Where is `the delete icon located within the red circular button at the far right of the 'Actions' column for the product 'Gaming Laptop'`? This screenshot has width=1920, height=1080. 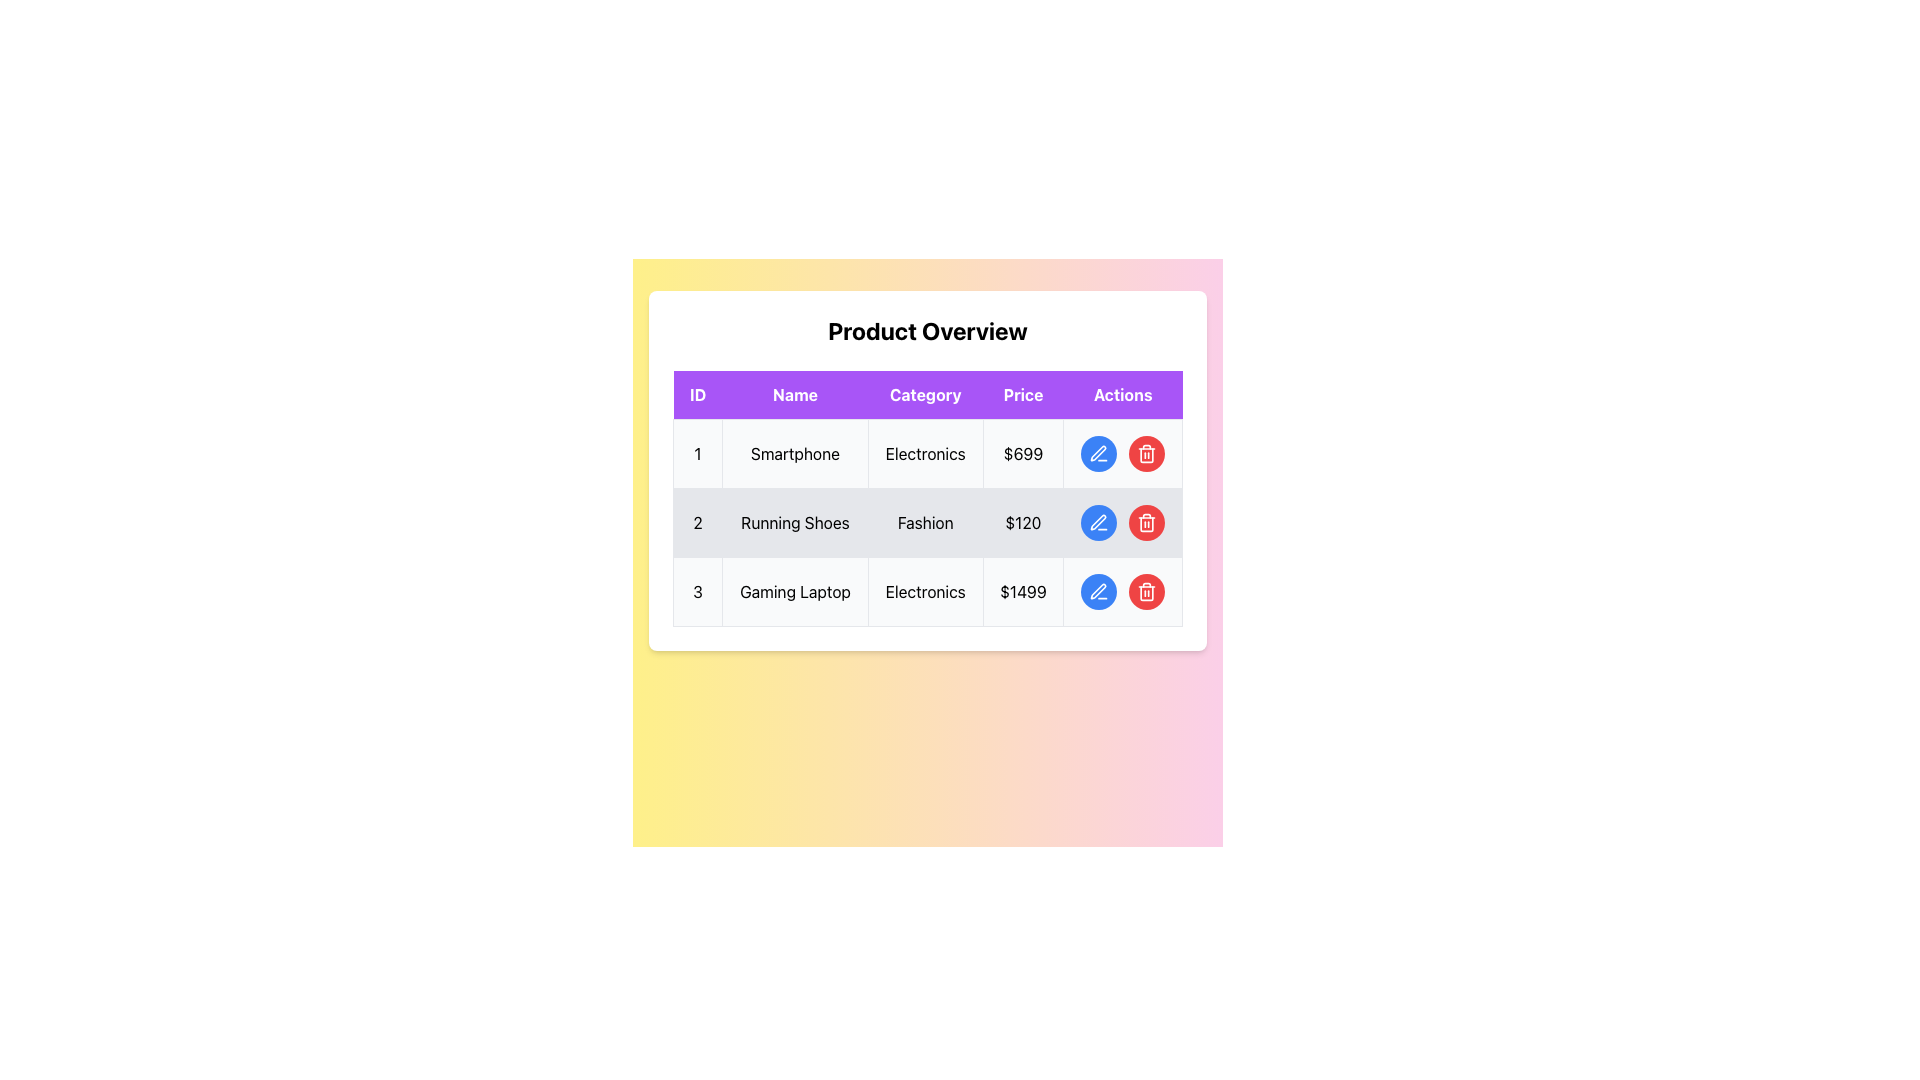
the delete icon located within the red circular button at the far right of the 'Actions' column for the product 'Gaming Laptop' is located at coordinates (1147, 590).